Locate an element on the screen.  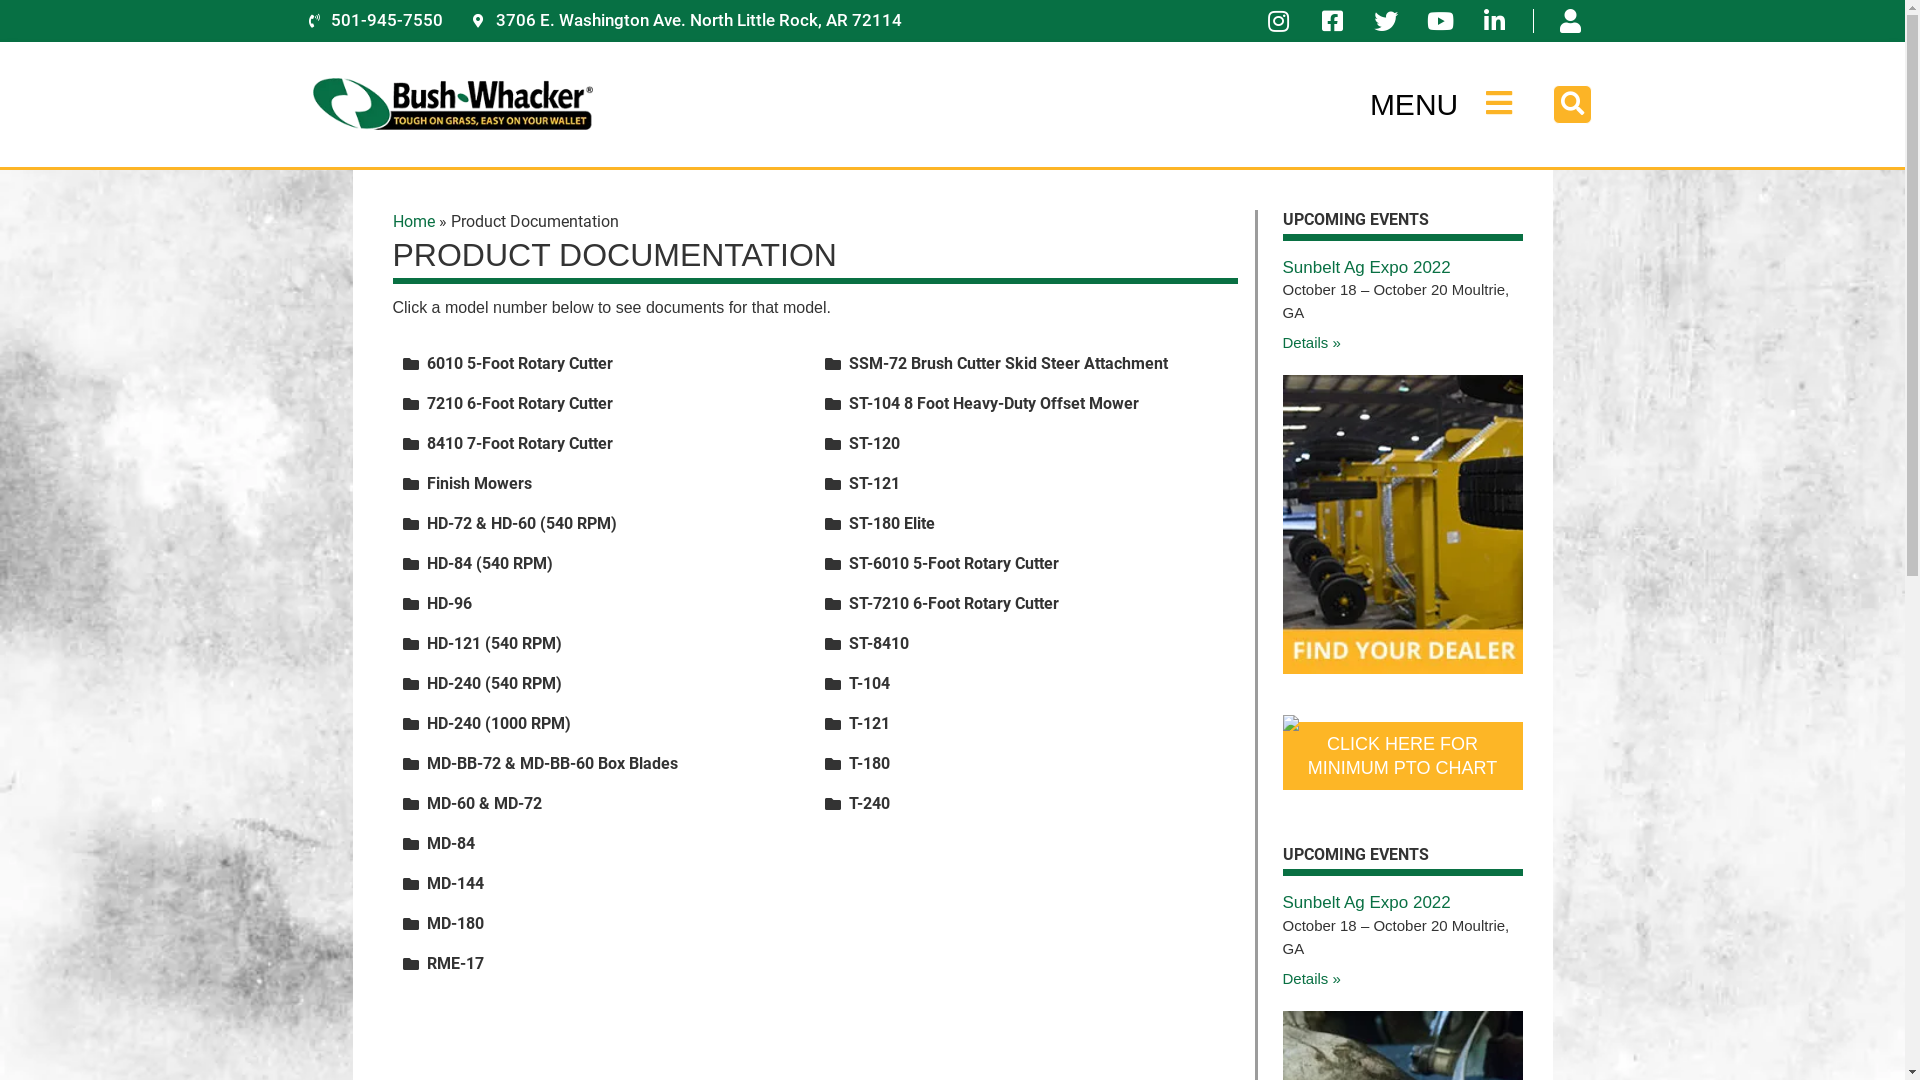
'HD-96' is located at coordinates (447, 602).